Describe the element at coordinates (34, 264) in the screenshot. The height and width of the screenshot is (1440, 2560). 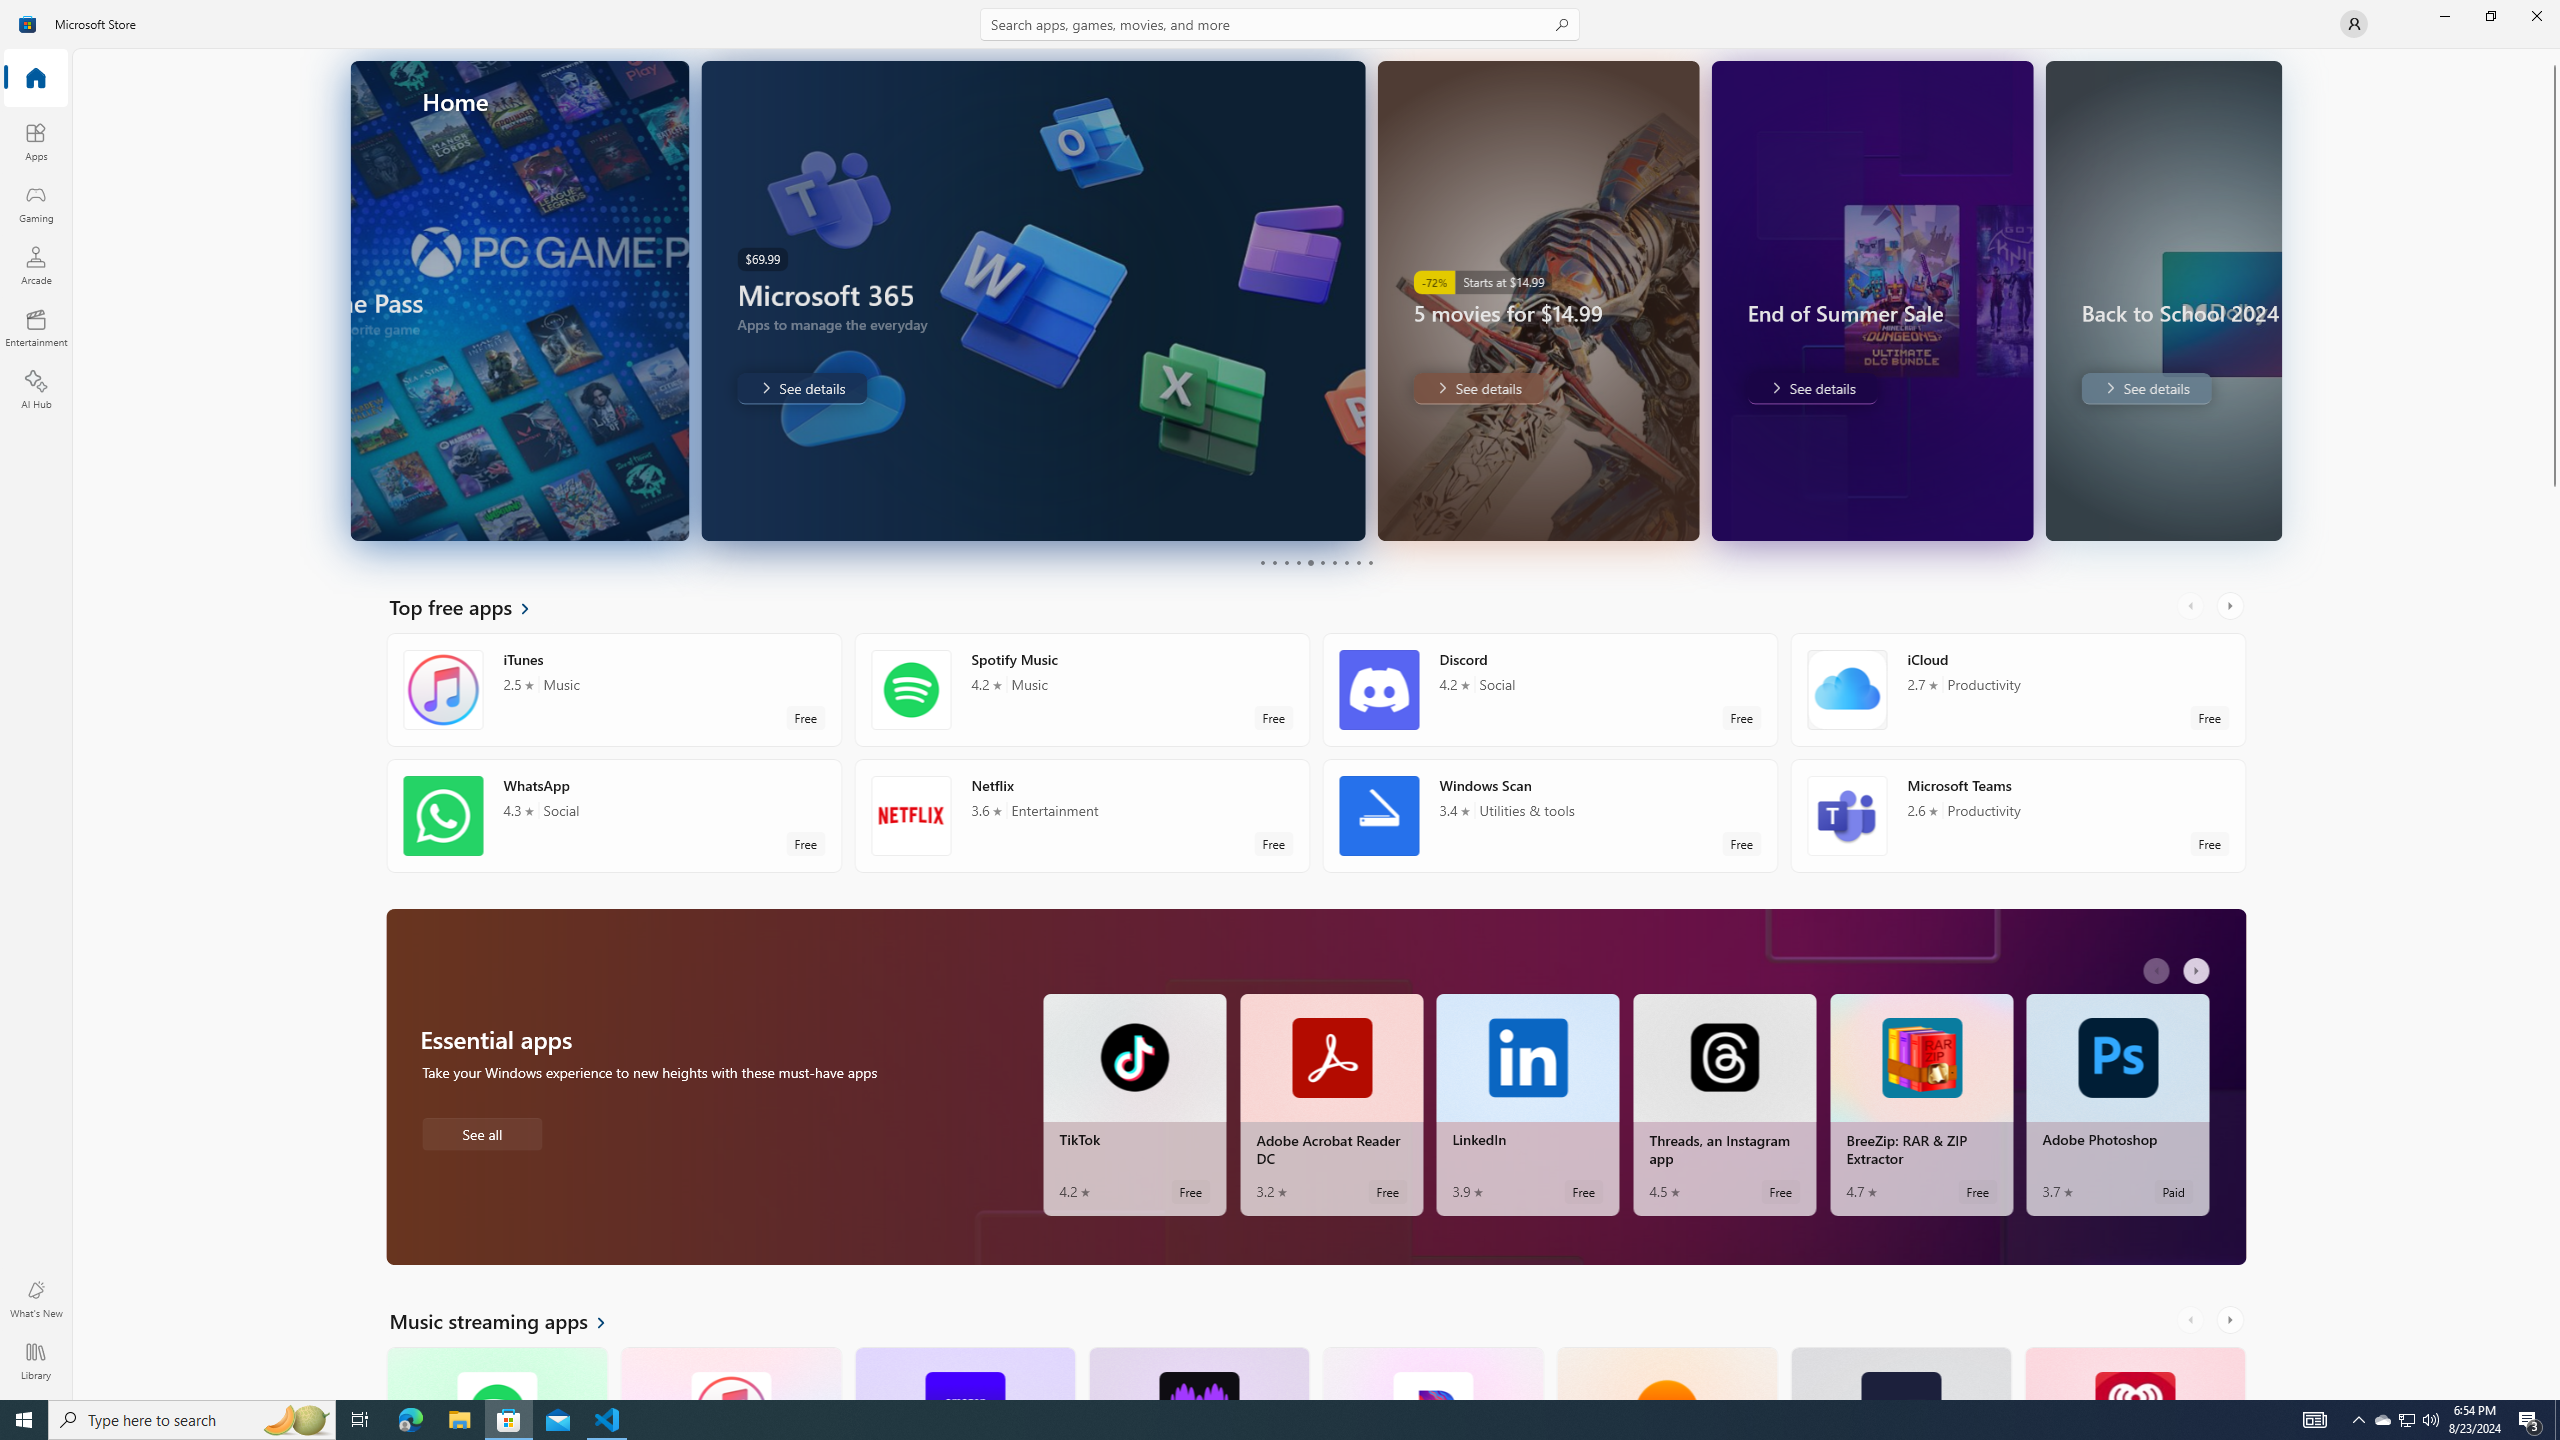
I see `'Arcade'` at that location.